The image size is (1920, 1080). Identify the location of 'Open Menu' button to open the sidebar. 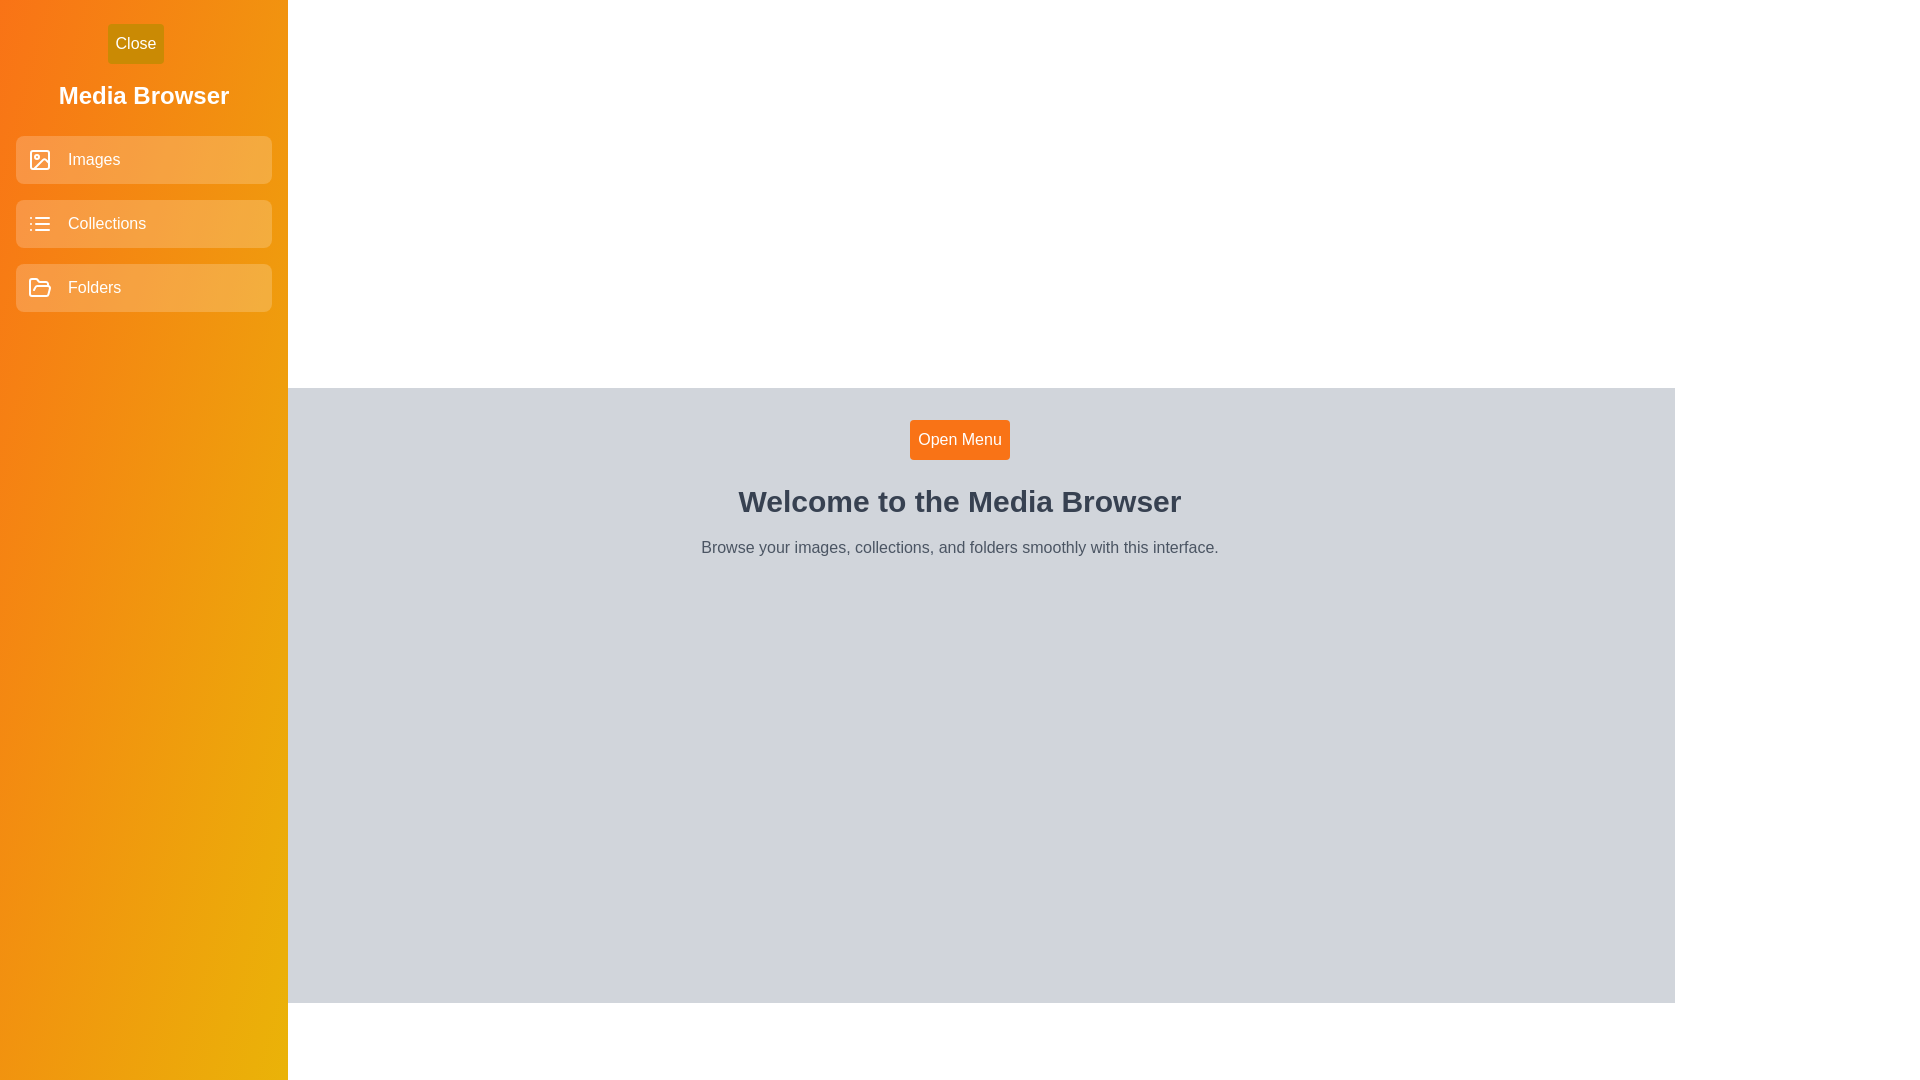
(960, 438).